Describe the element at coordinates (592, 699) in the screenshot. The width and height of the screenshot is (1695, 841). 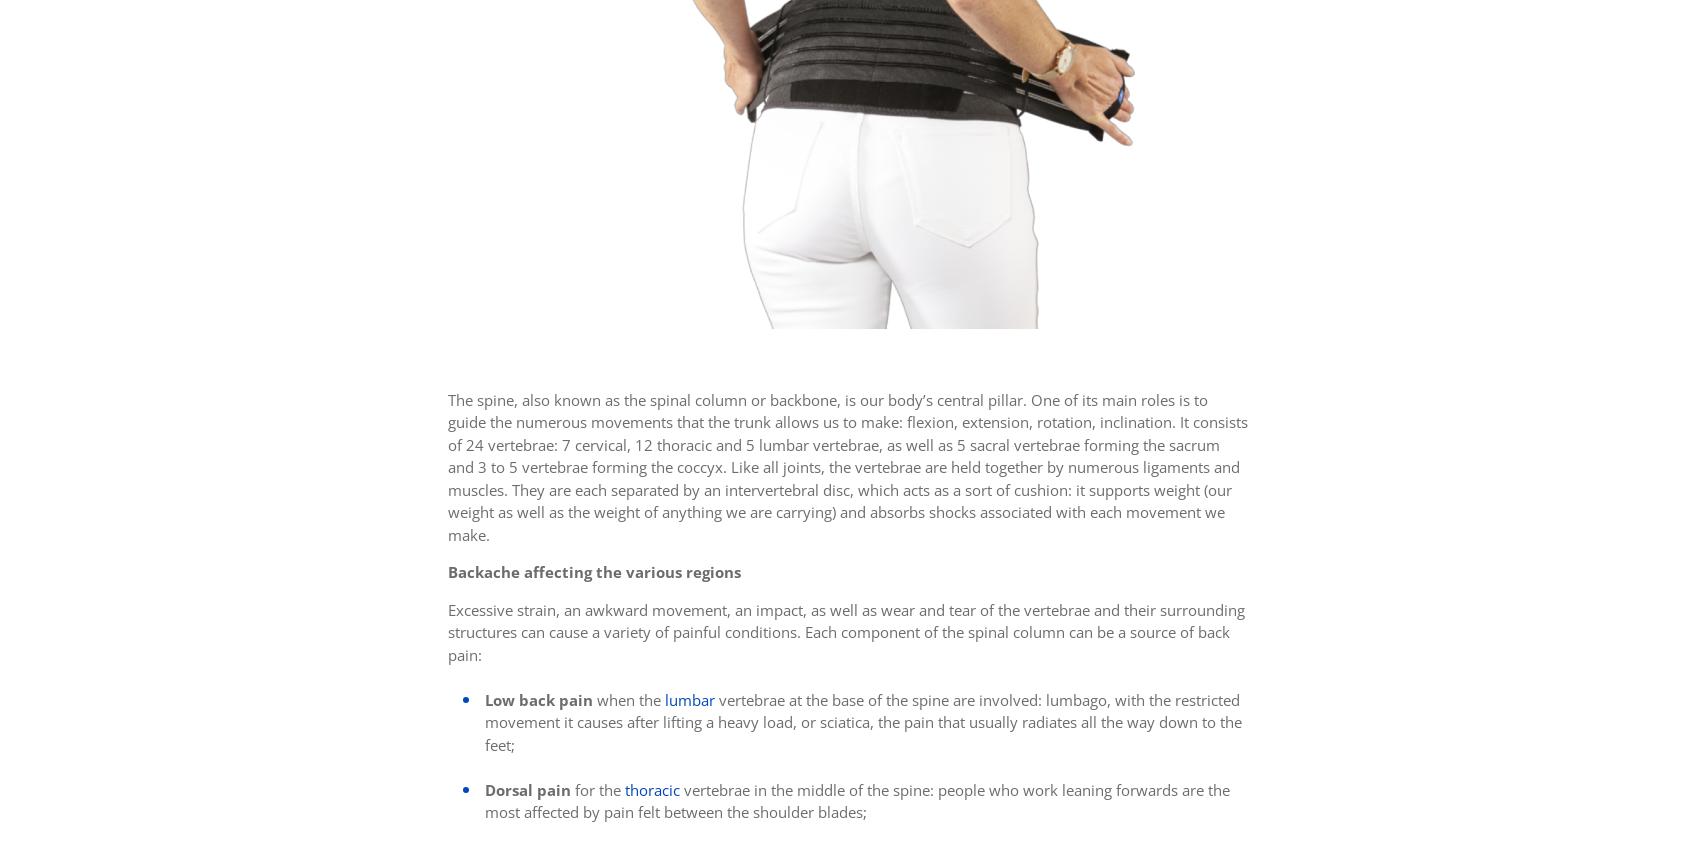
I see `'when the'` at that location.